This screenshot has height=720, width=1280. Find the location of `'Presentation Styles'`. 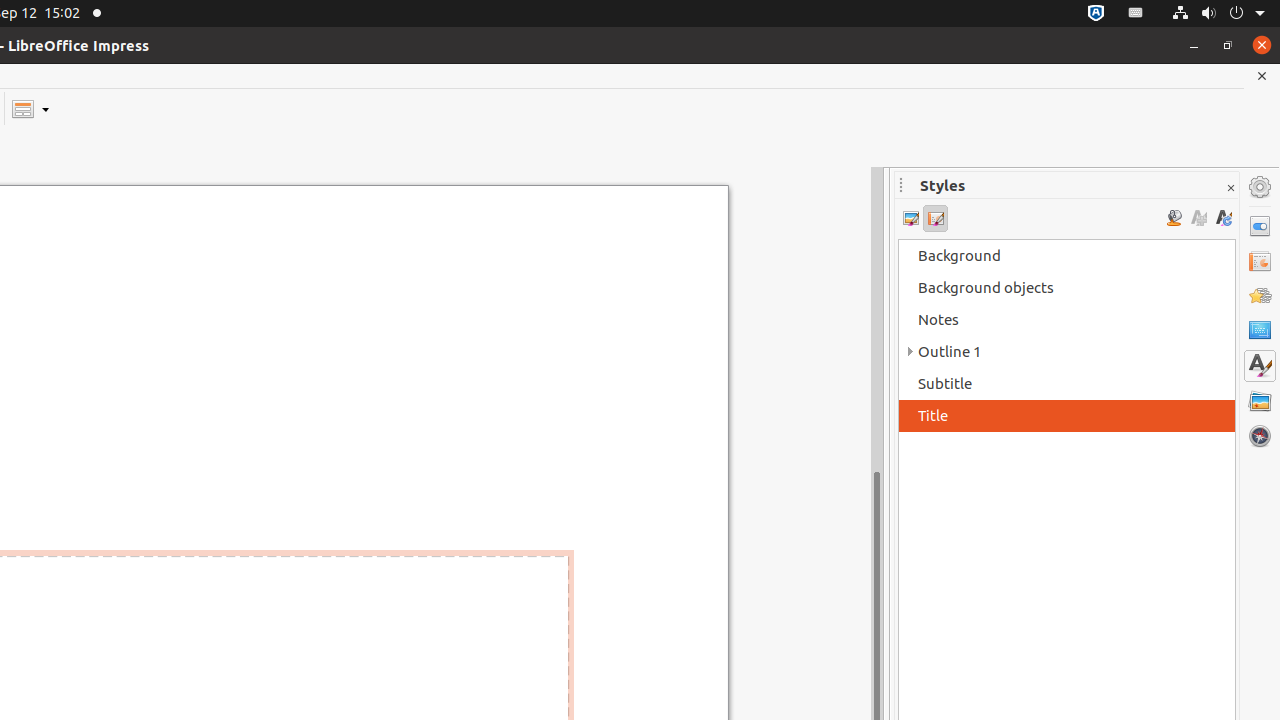

'Presentation Styles' is located at coordinates (934, 218).